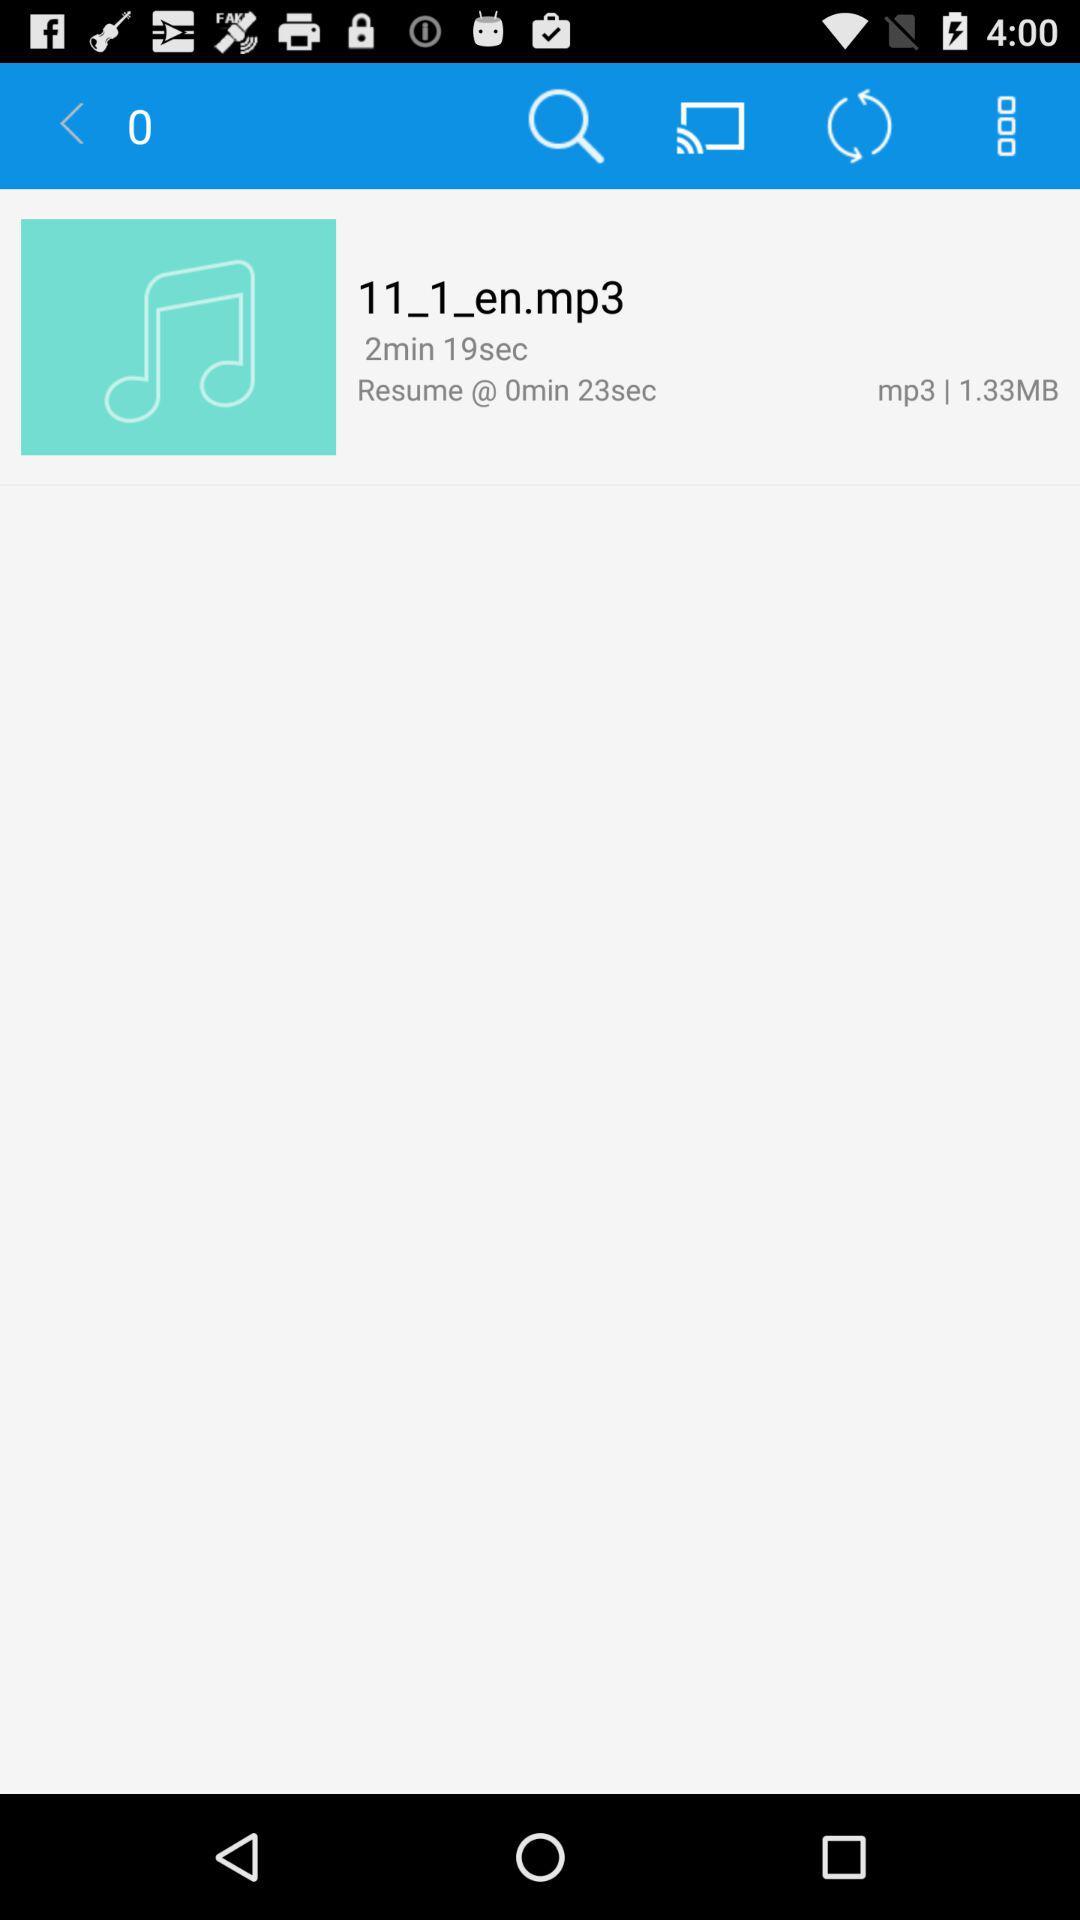 This screenshot has width=1080, height=1920. Describe the element at coordinates (543, 350) in the screenshot. I see `item next to  2min 19sec app` at that location.